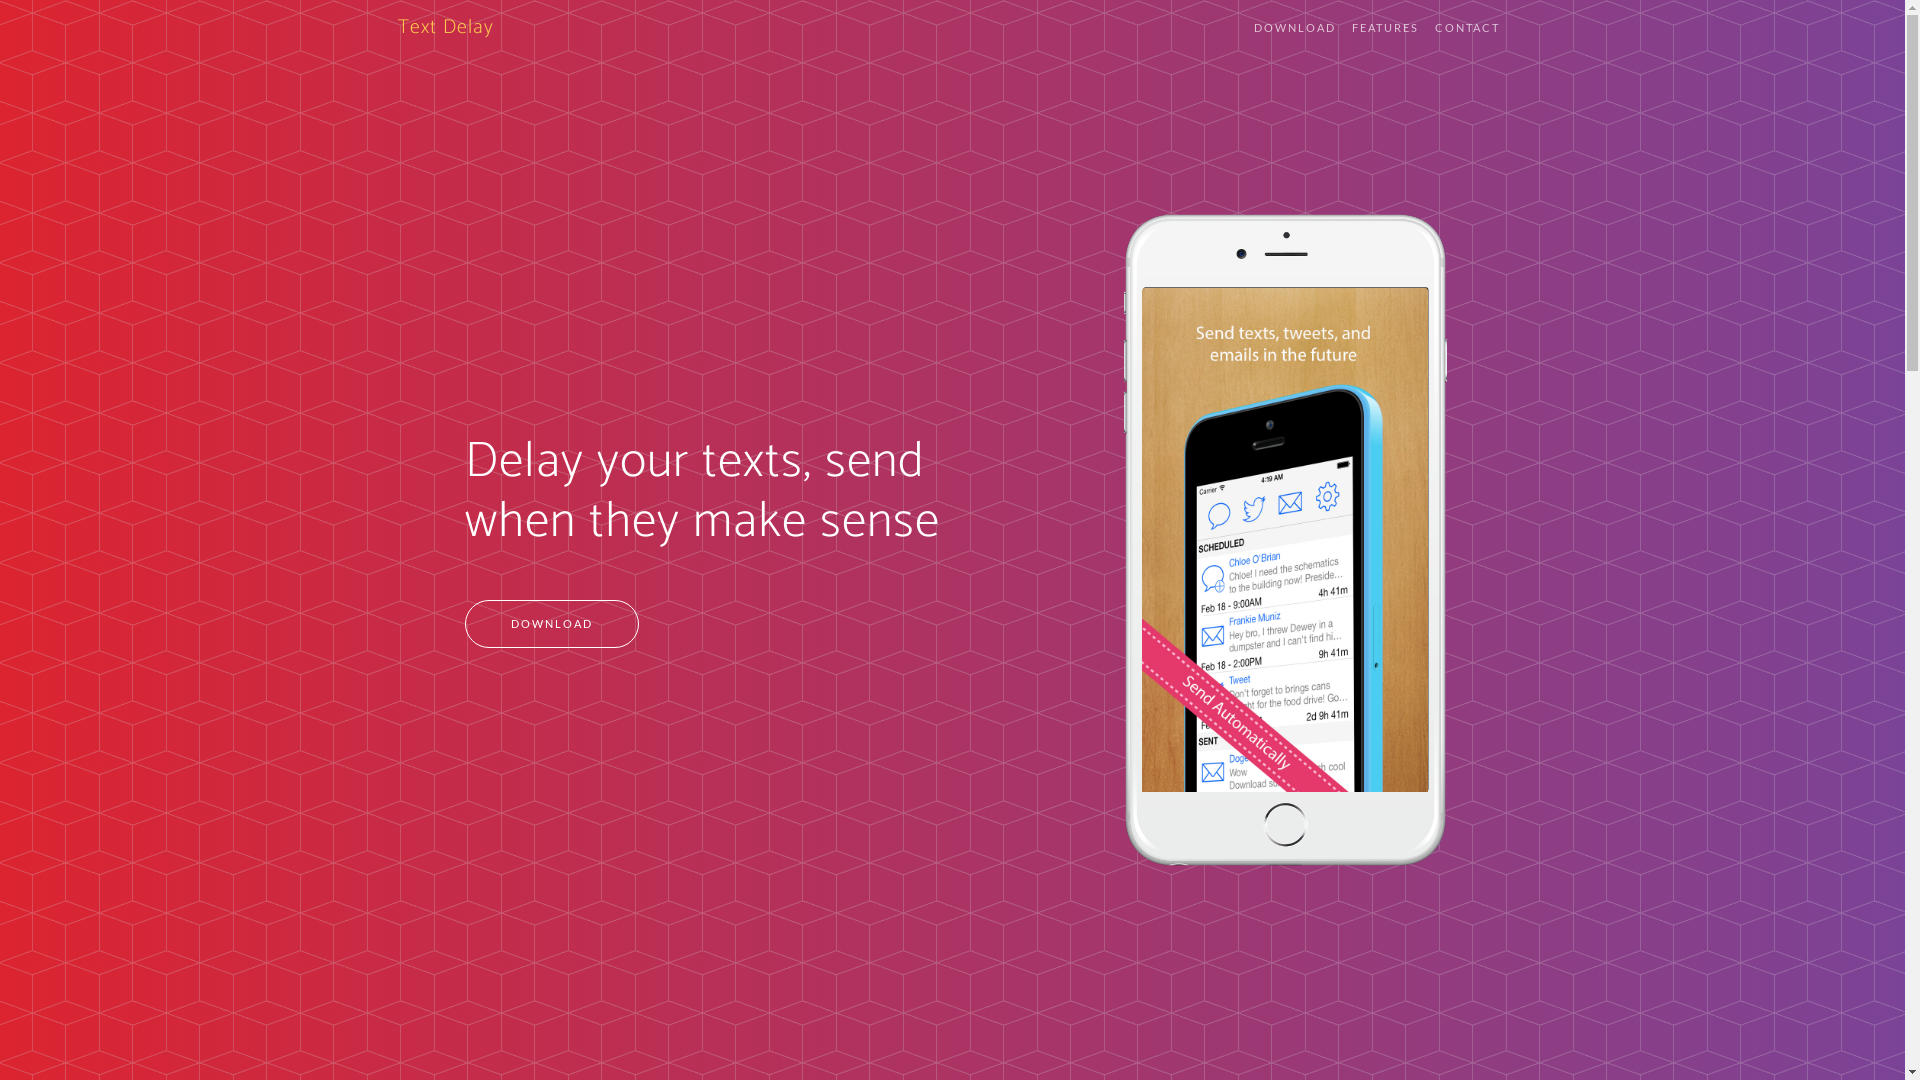  What do you see at coordinates (1384, 28) in the screenshot?
I see `'FEATURES'` at bounding box center [1384, 28].